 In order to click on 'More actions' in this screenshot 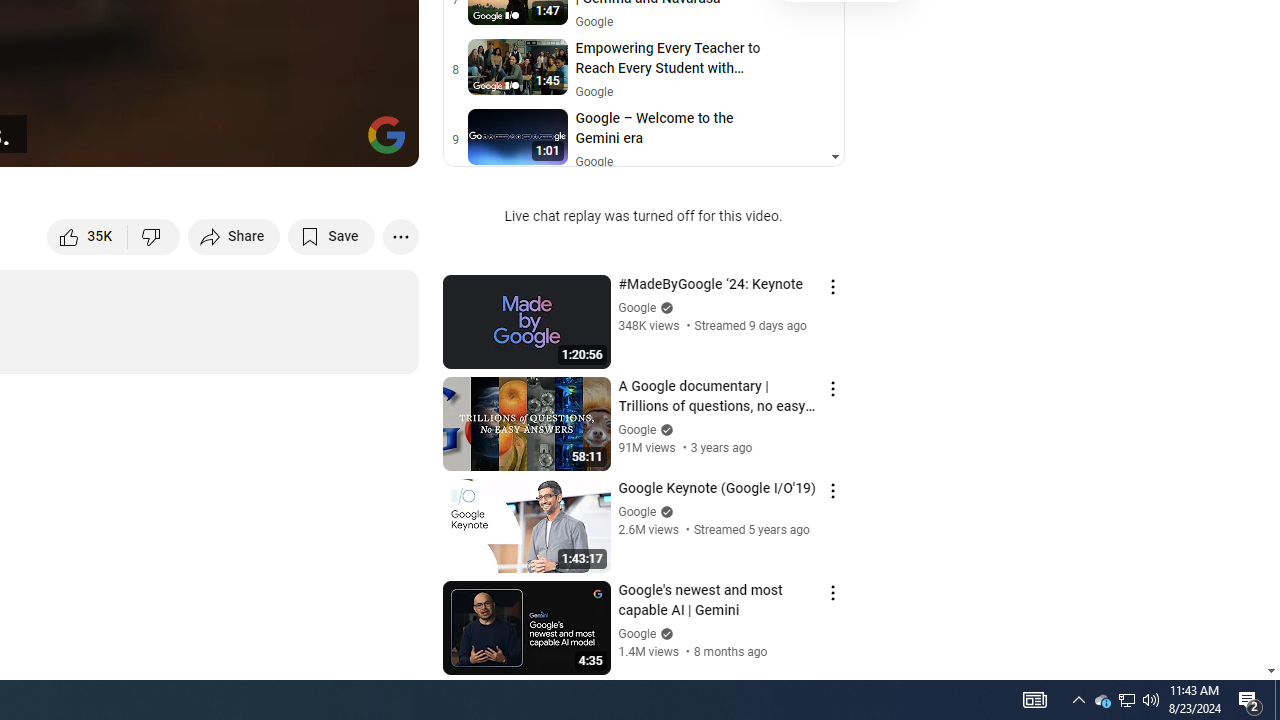, I will do `click(400, 235)`.